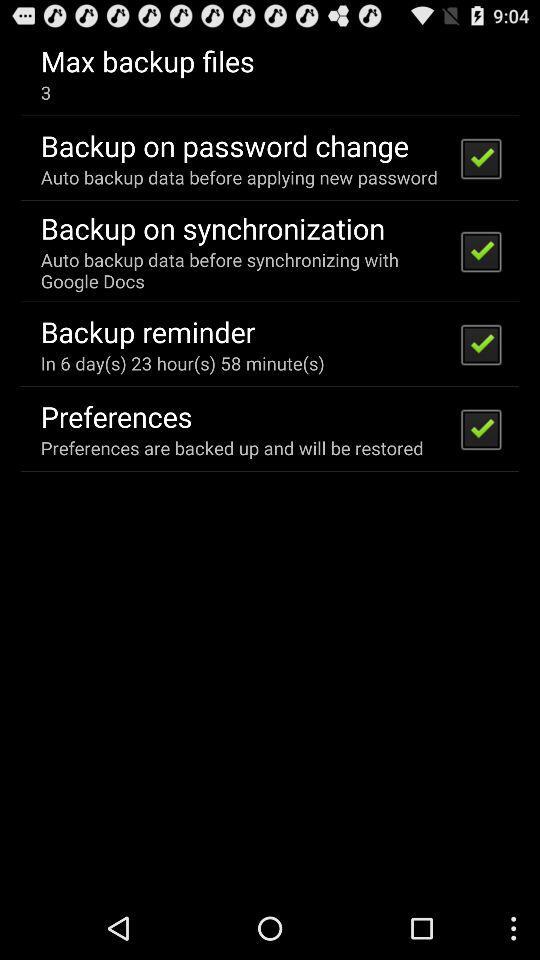  I want to click on icon below backup reminder item, so click(182, 362).